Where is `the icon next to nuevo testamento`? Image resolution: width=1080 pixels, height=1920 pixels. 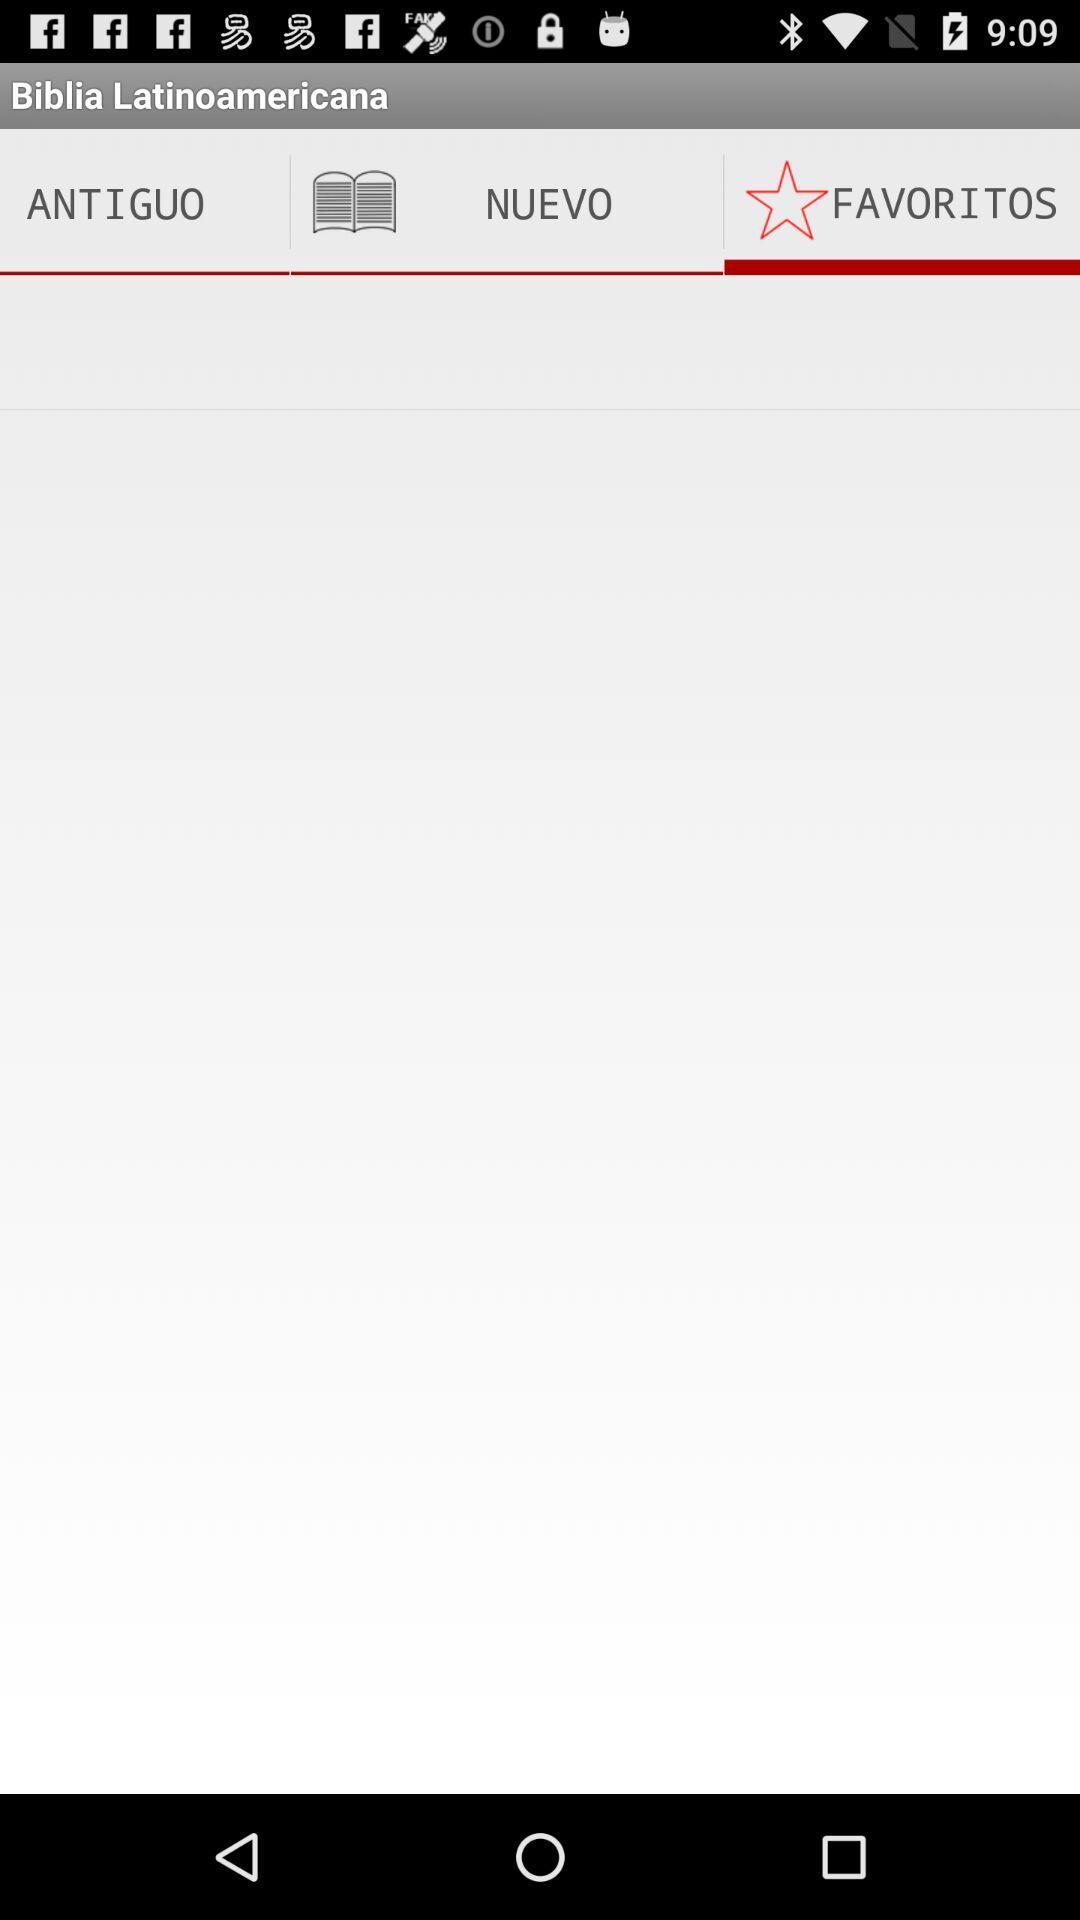
the icon next to nuevo testamento is located at coordinates (902, 202).